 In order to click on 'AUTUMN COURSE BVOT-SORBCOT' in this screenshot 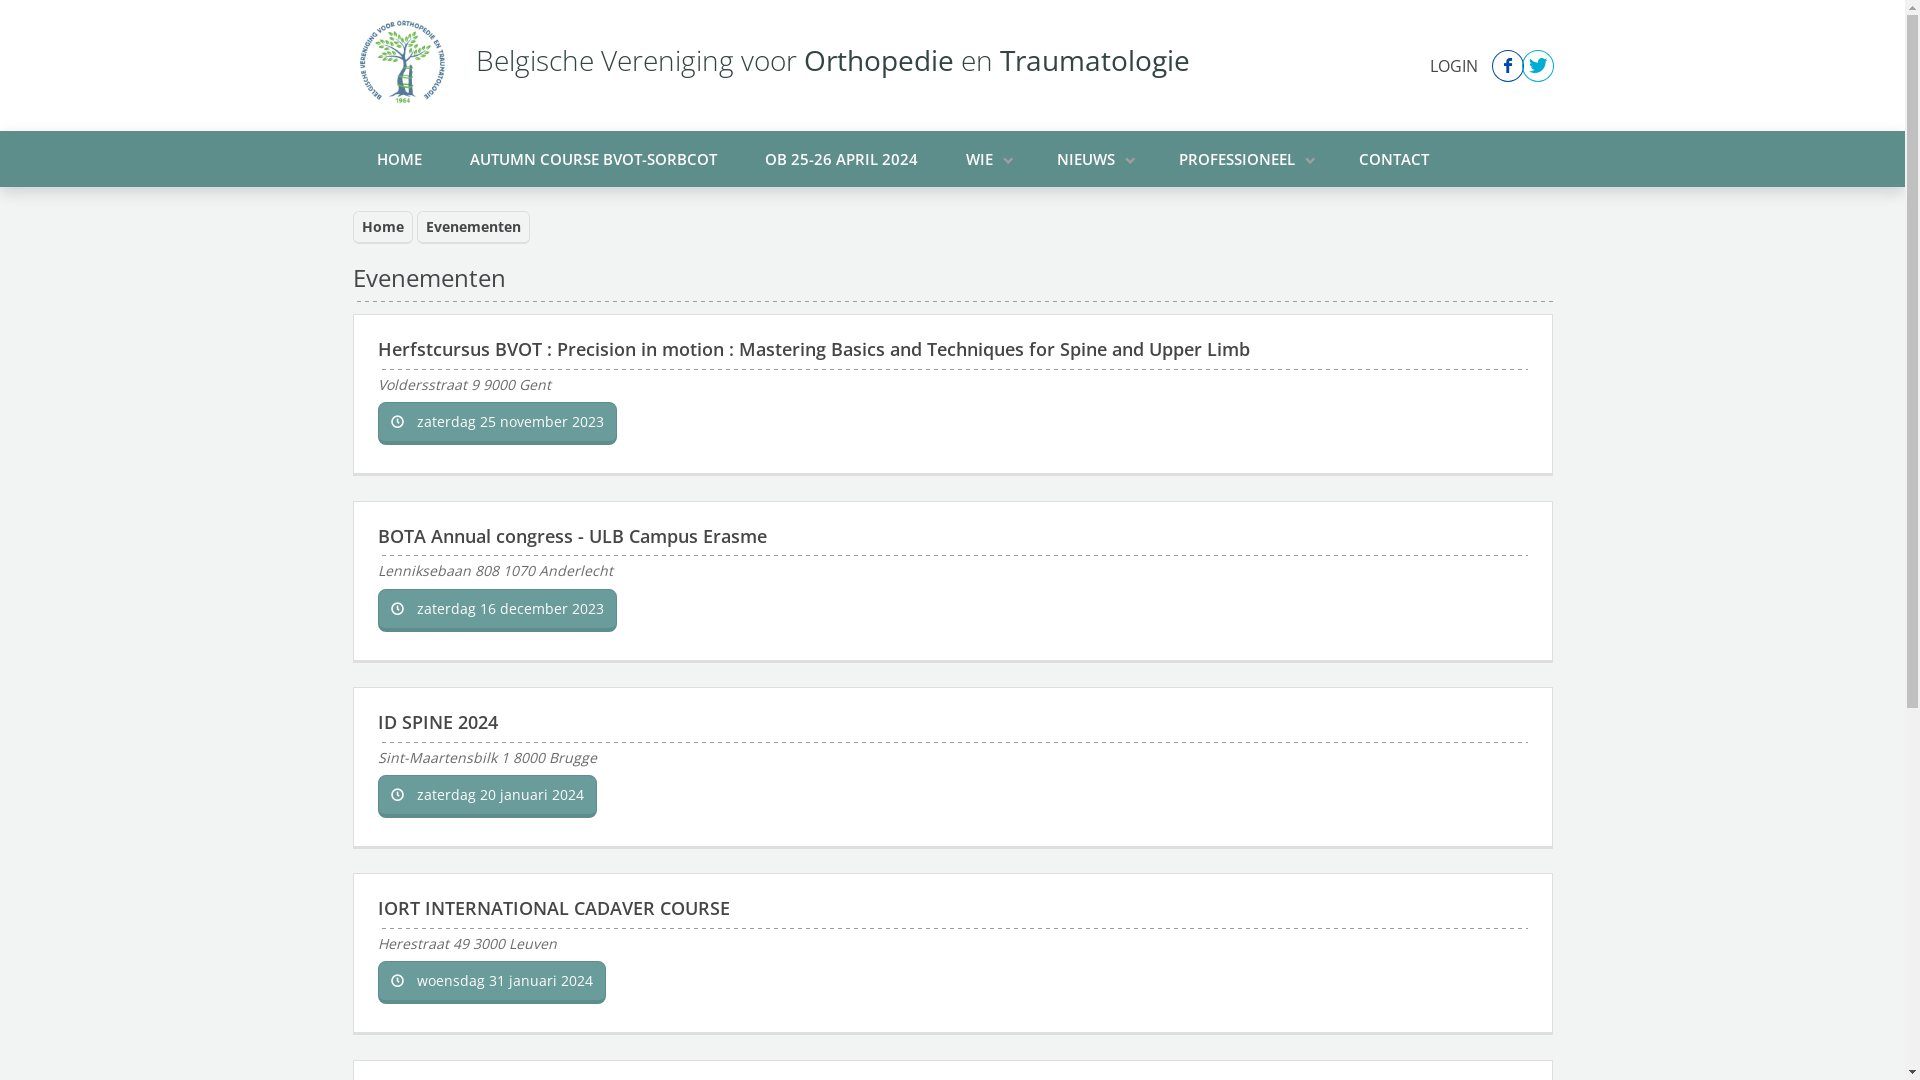, I will do `click(592, 157)`.